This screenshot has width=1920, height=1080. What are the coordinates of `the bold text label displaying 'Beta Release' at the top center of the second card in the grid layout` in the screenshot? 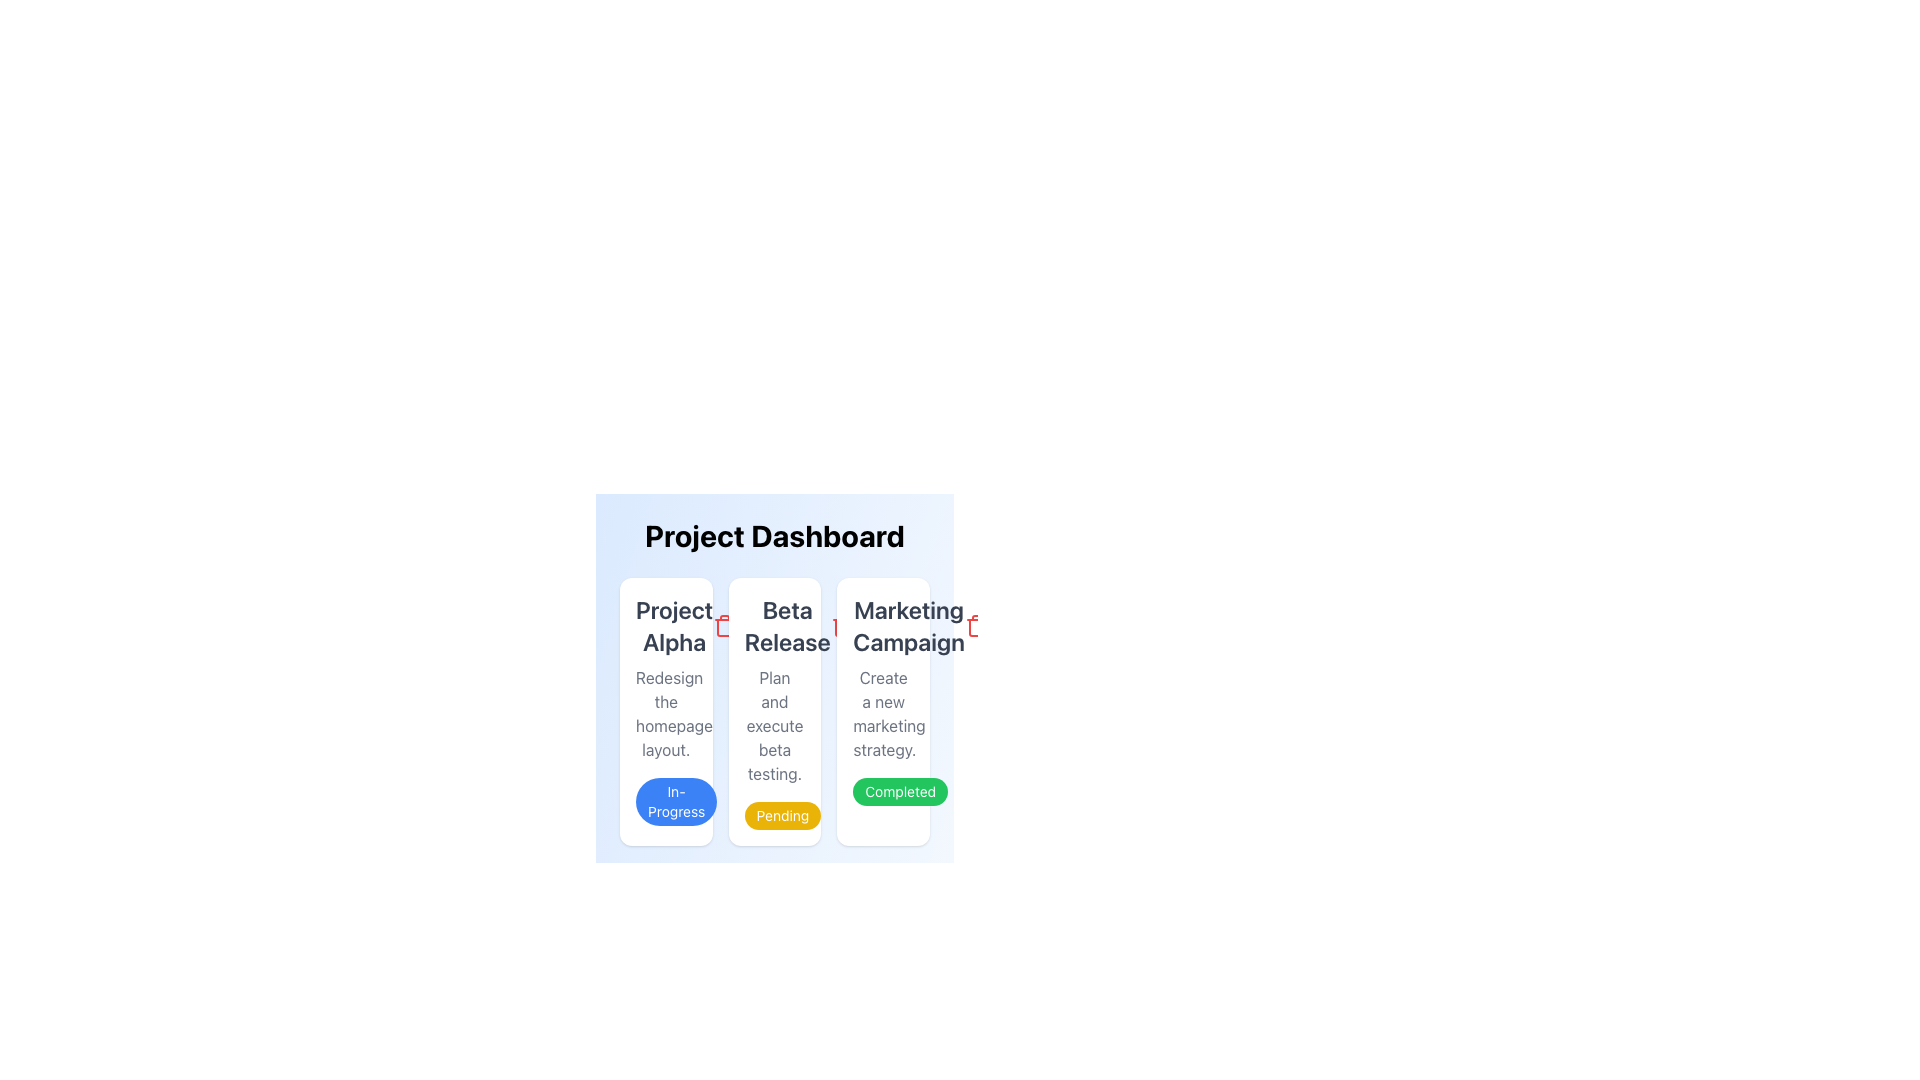 It's located at (773, 624).